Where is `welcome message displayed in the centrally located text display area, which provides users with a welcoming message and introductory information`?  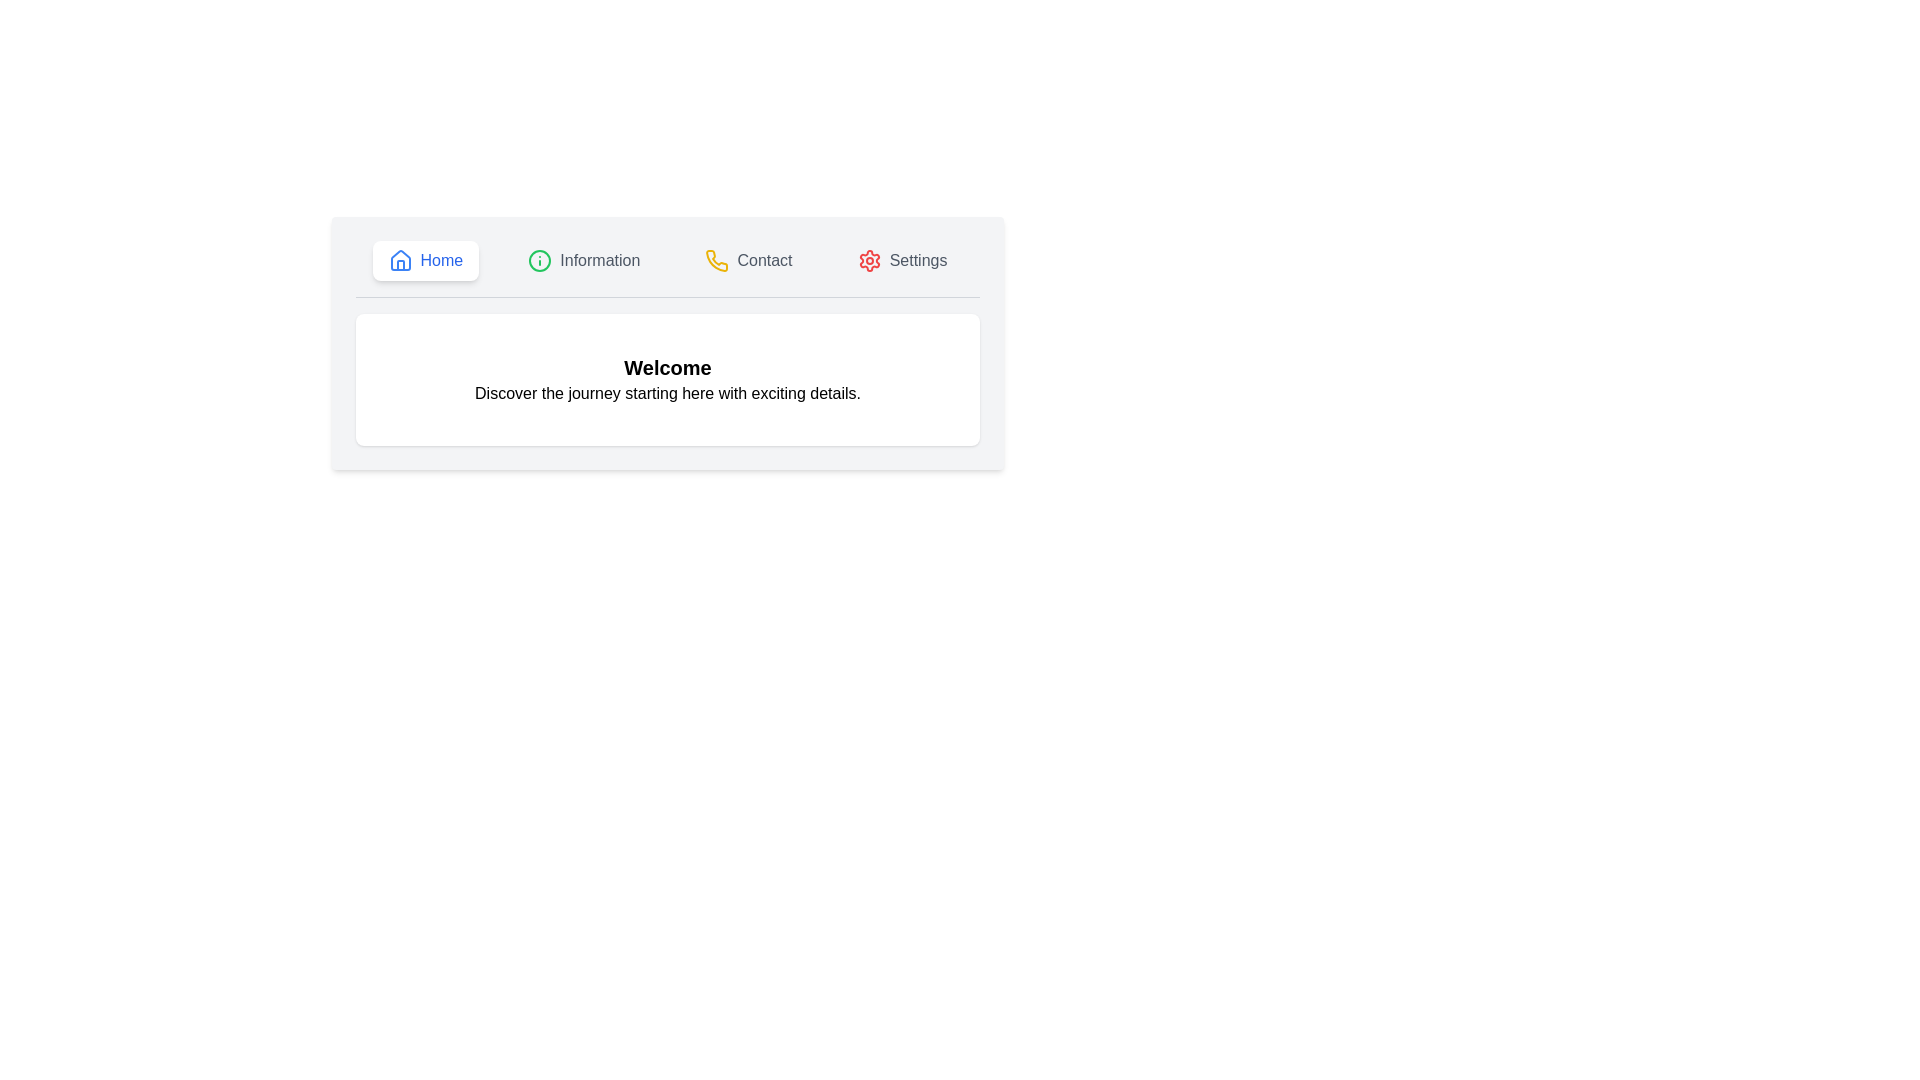
welcome message displayed in the centrally located text display area, which provides users with a welcoming message and introductory information is located at coordinates (667, 380).